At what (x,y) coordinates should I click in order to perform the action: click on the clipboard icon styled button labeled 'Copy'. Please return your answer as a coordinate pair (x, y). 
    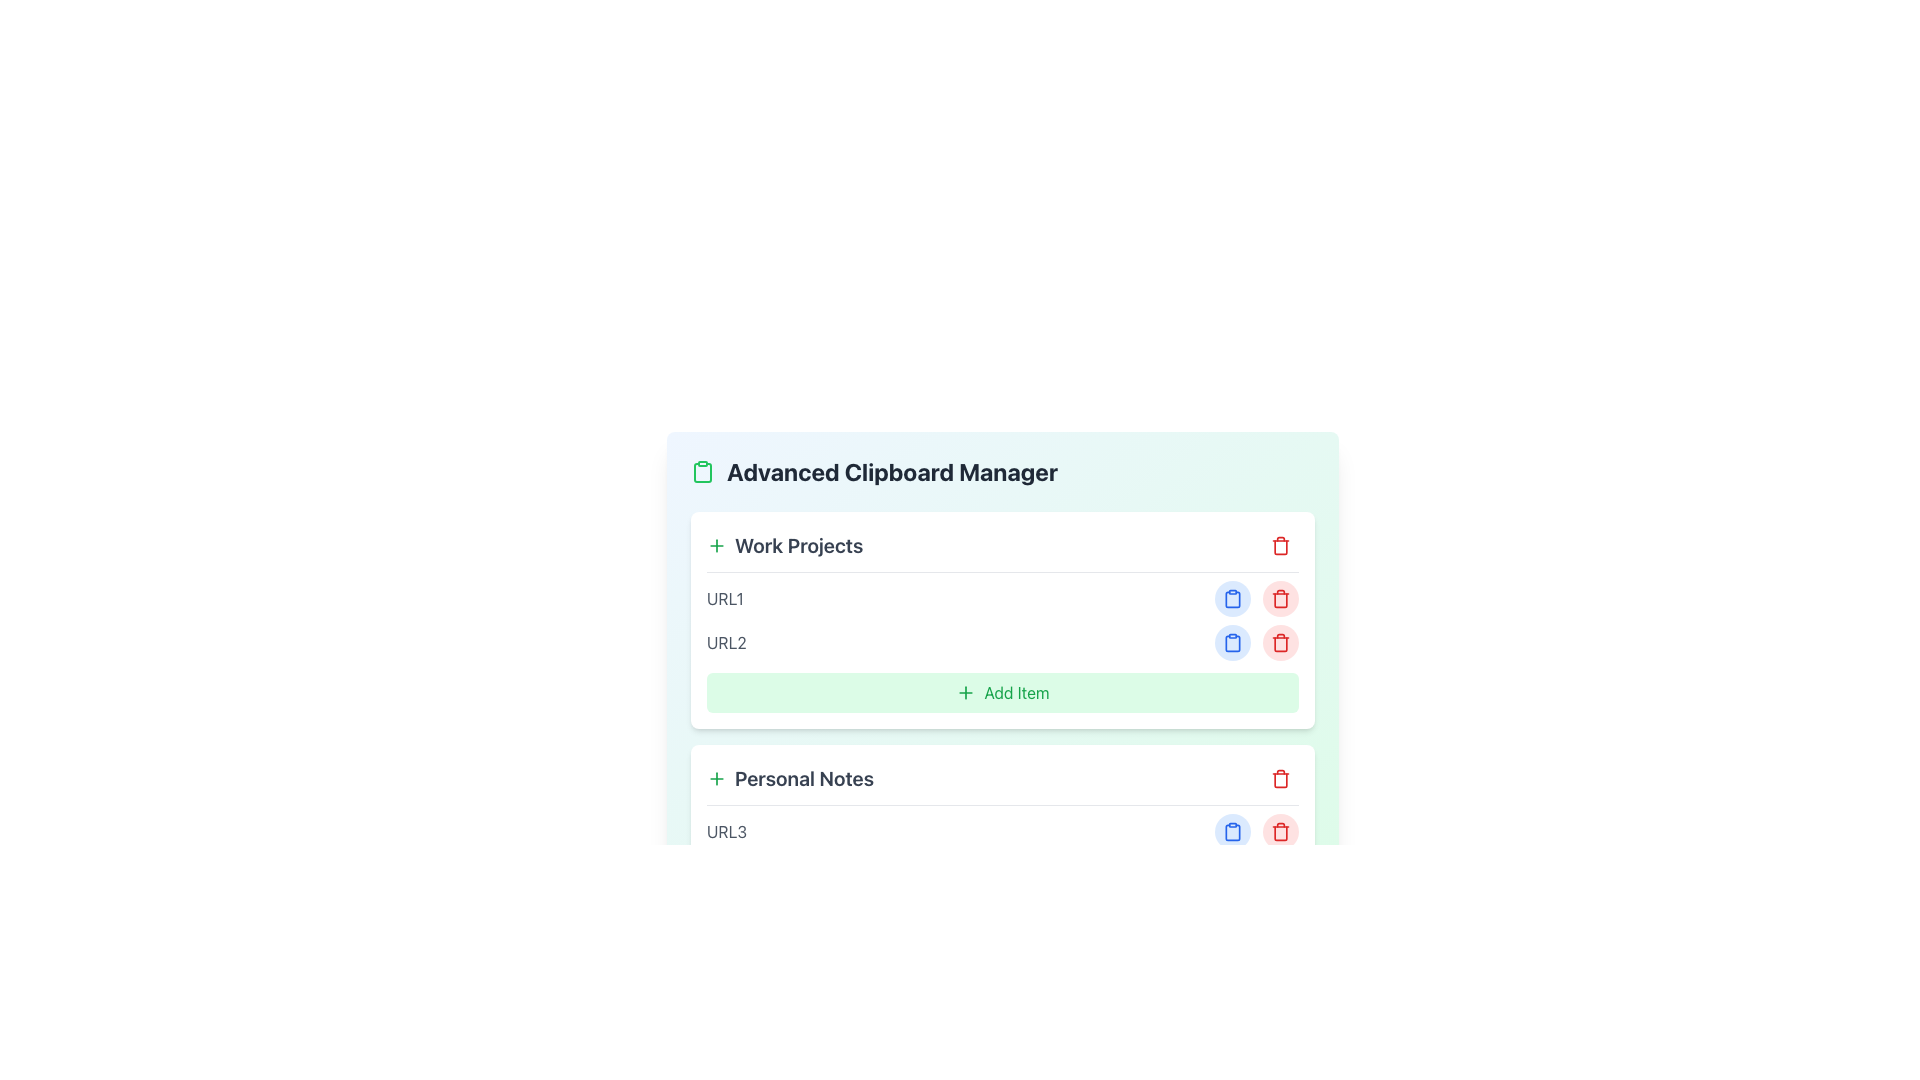
    Looking at the image, I should click on (1232, 597).